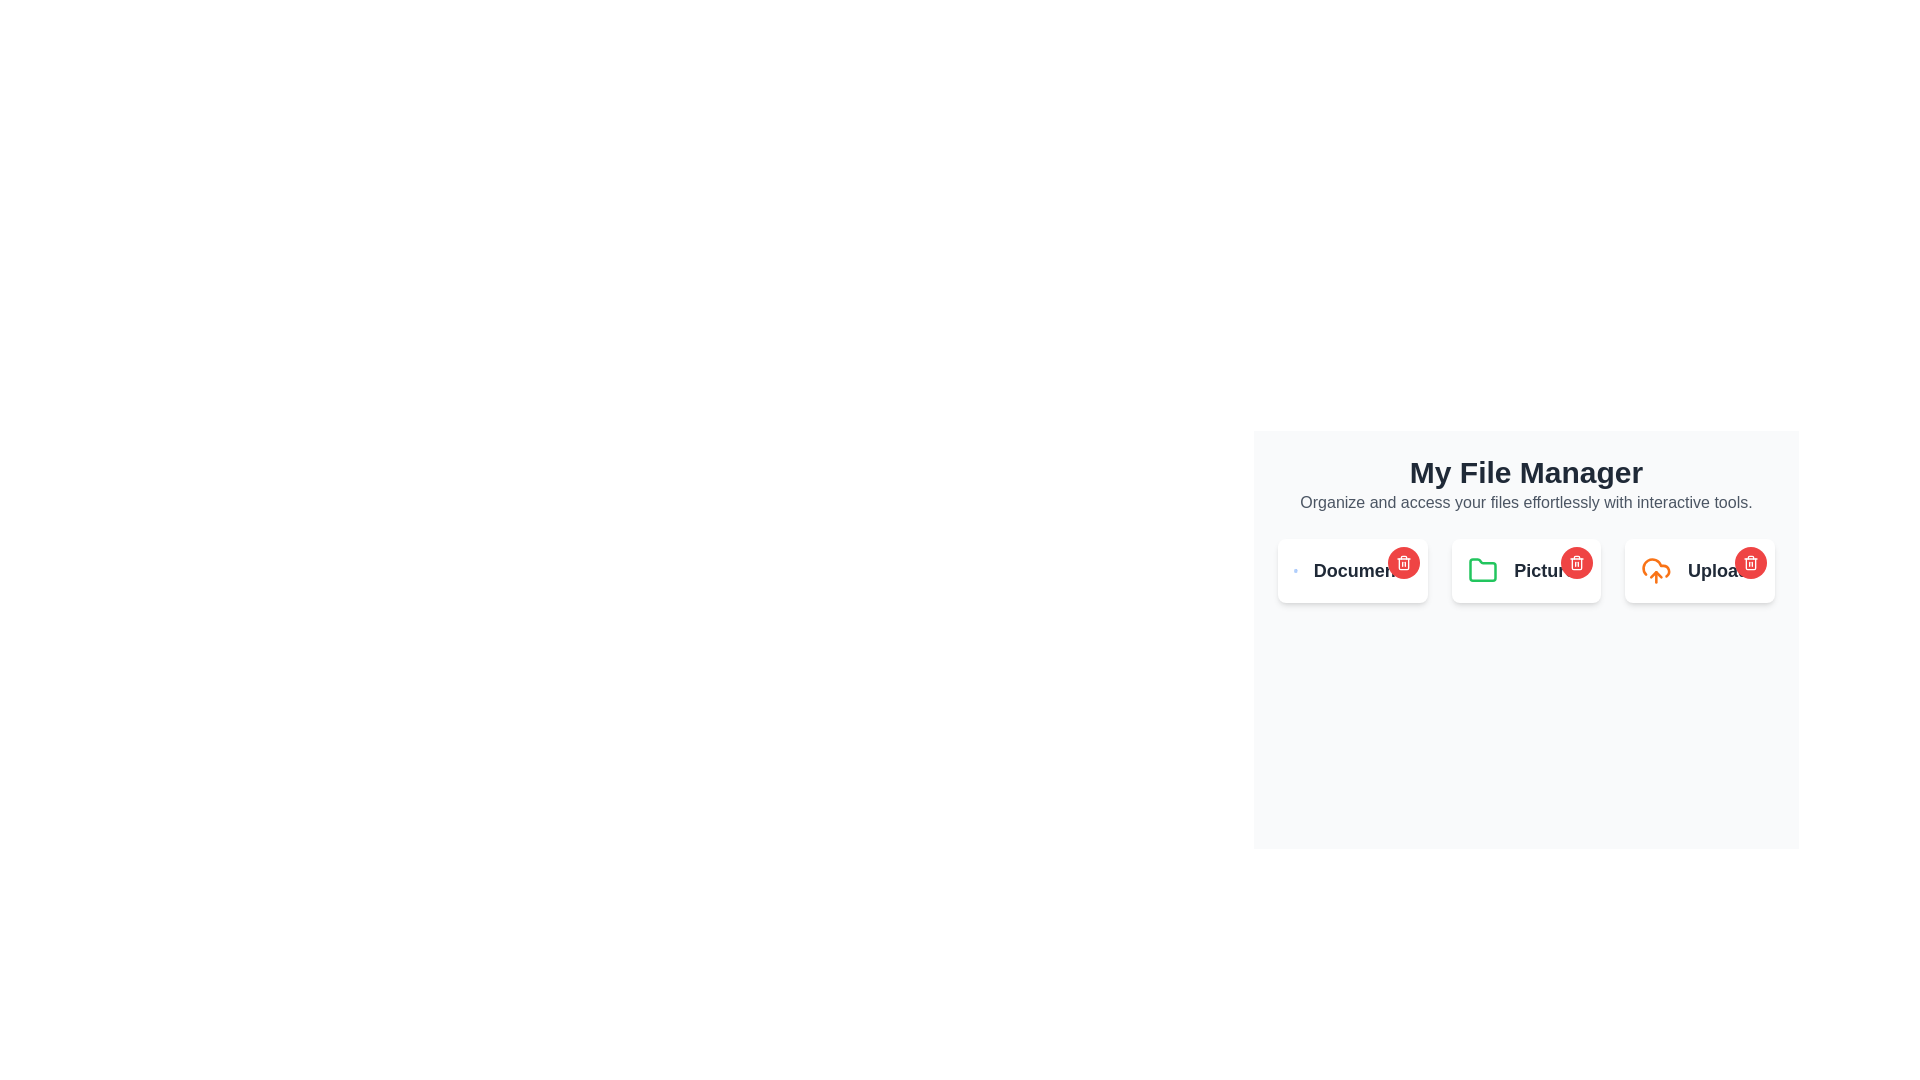 The image size is (1920, 1080). What do you see at coordinates (1525, 570) in the screenshot?
I see `the 'Pictures' folder icon in the file manager interface` at bounding box center [1525, 570].